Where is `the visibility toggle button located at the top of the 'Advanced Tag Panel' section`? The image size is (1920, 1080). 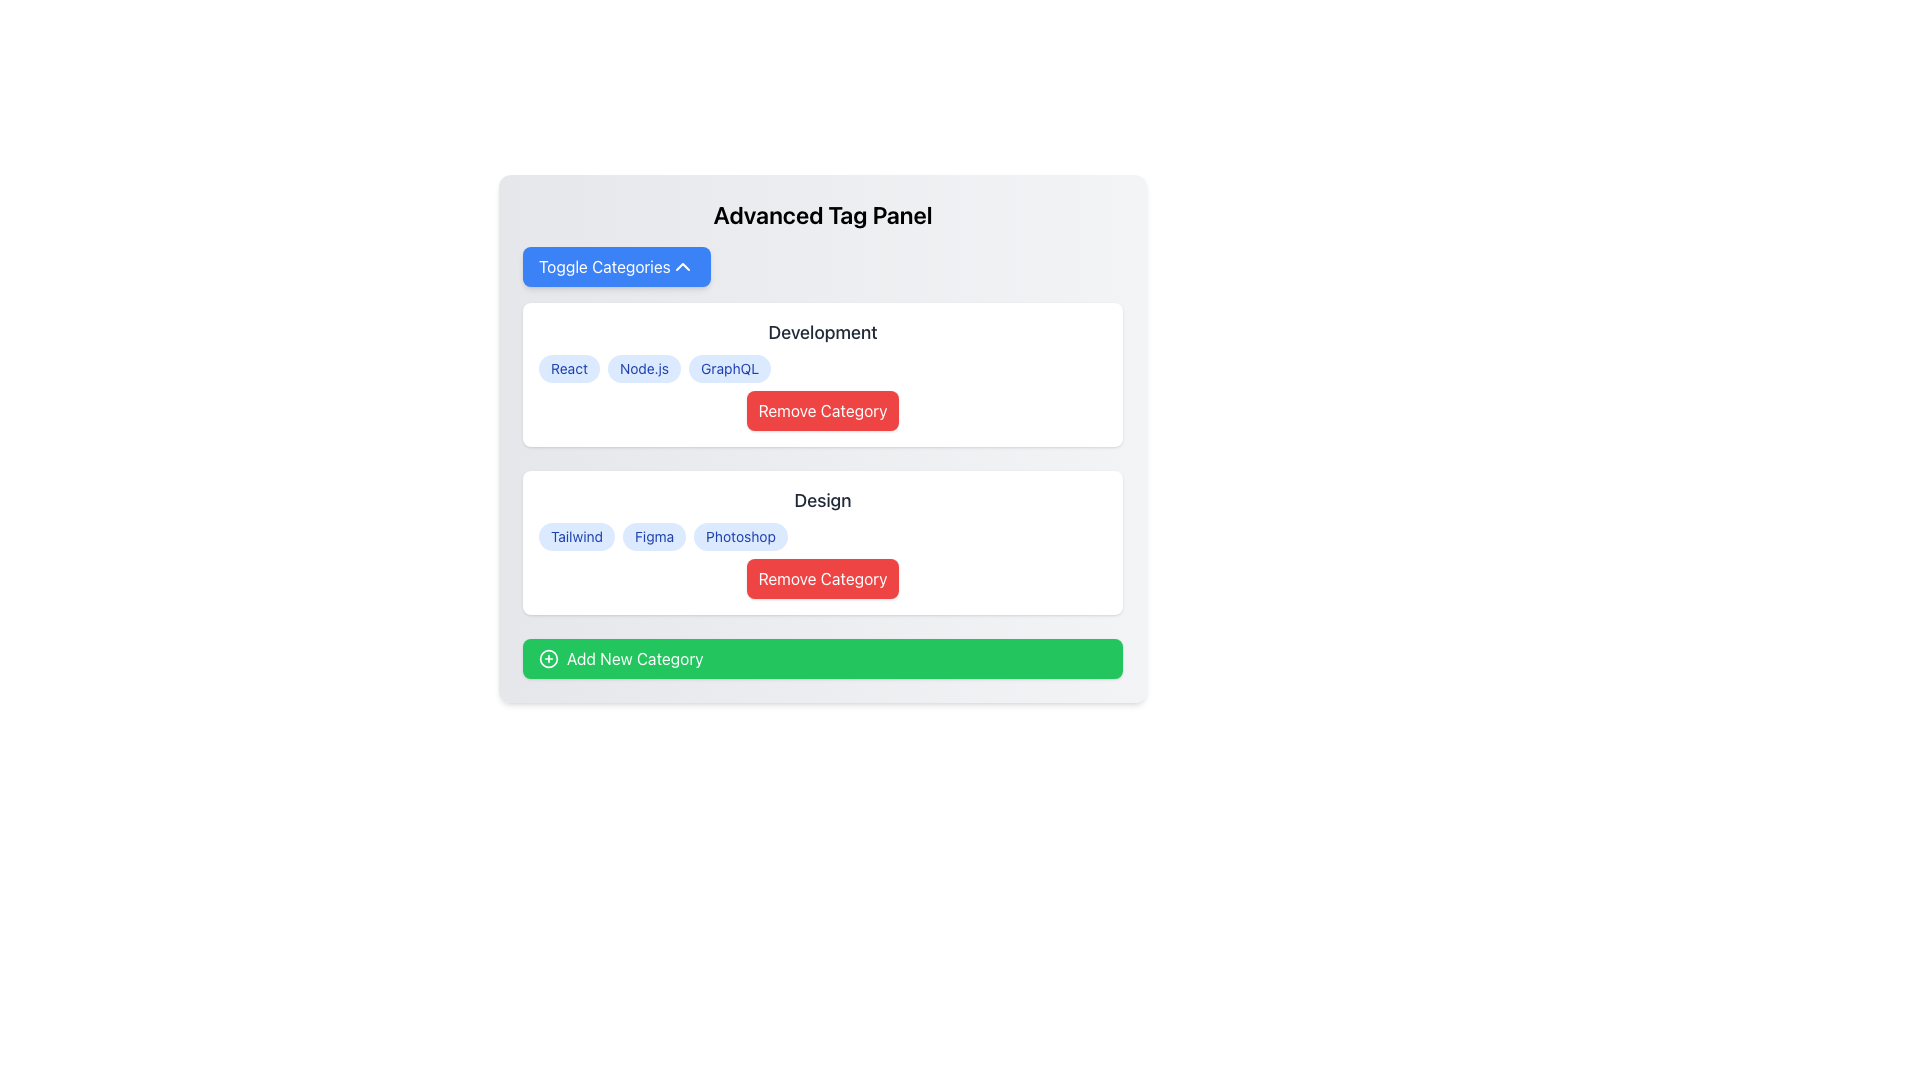 the visibility toggle button located at the top of the 'Advanced Tag Panel' section is located at coordinates (615, 265).